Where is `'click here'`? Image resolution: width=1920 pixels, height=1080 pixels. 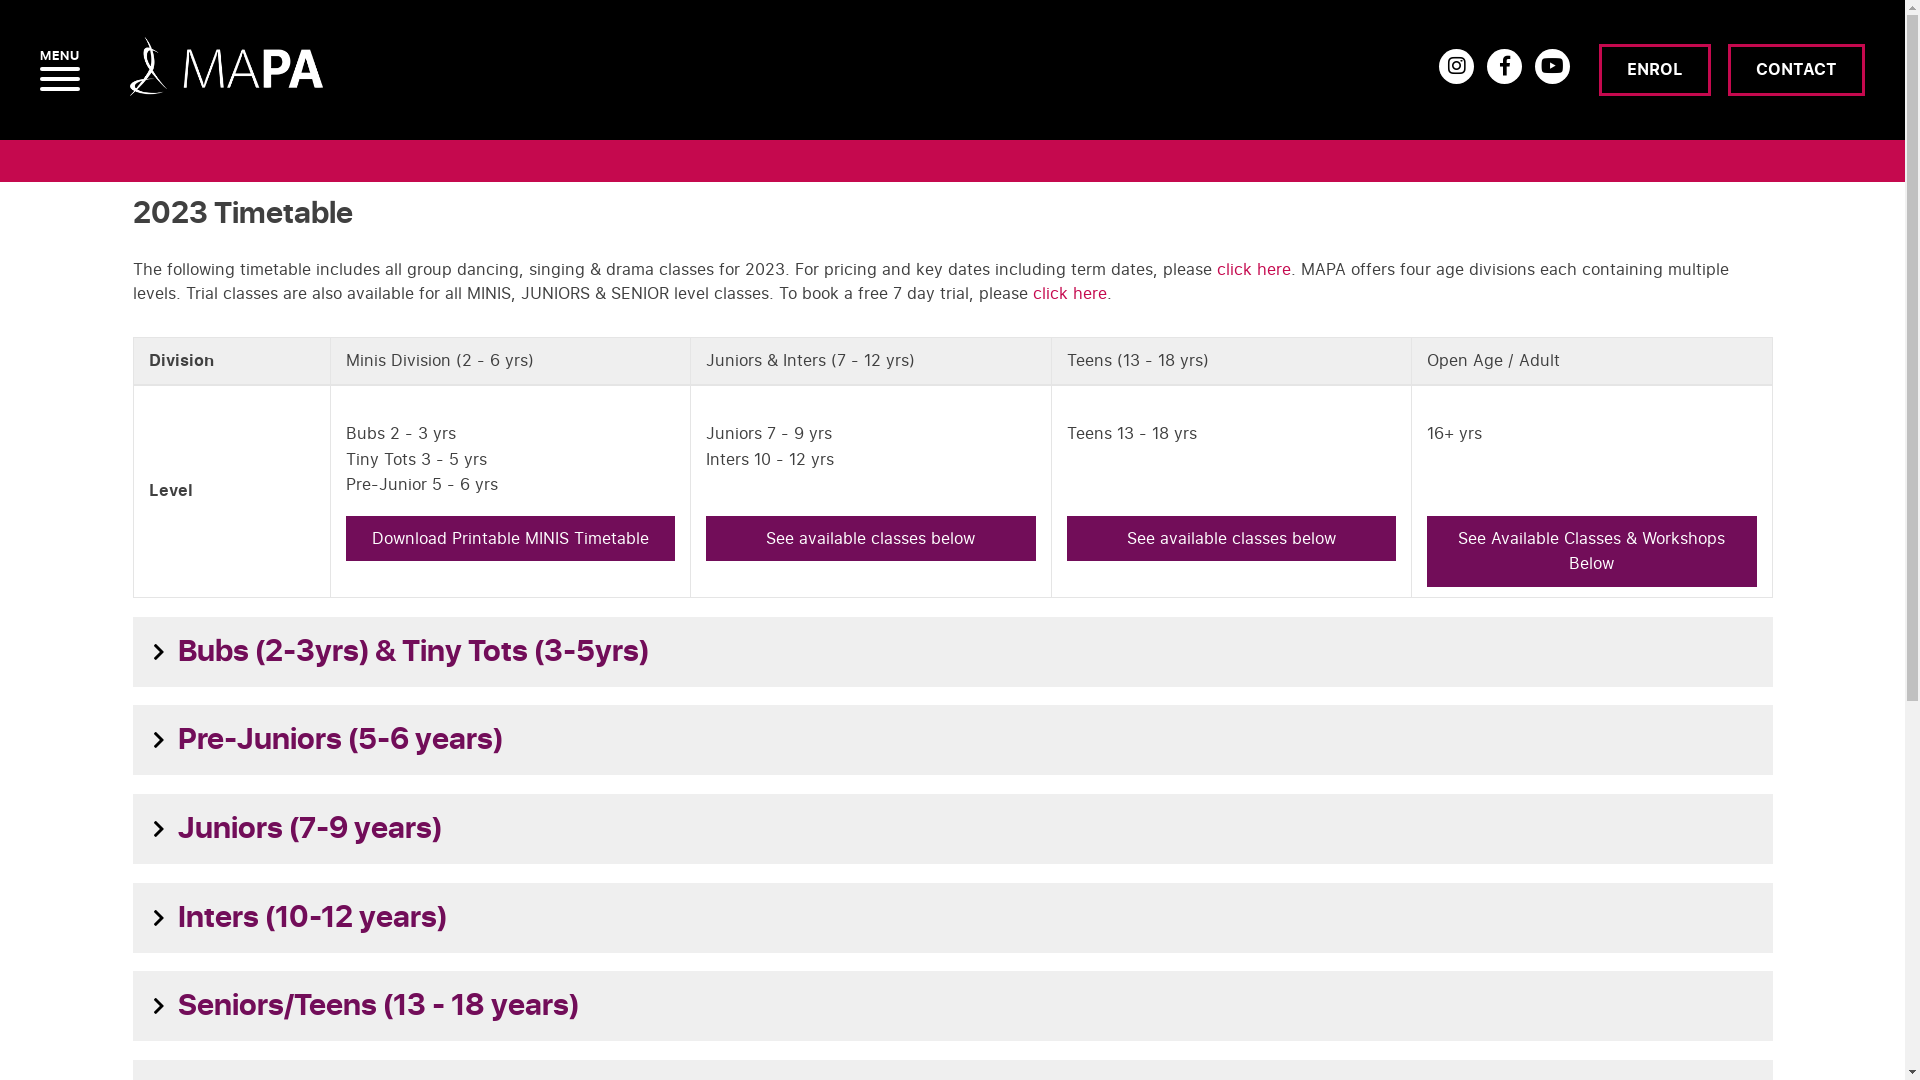
'click here' is located at coordinates (1068, 293).